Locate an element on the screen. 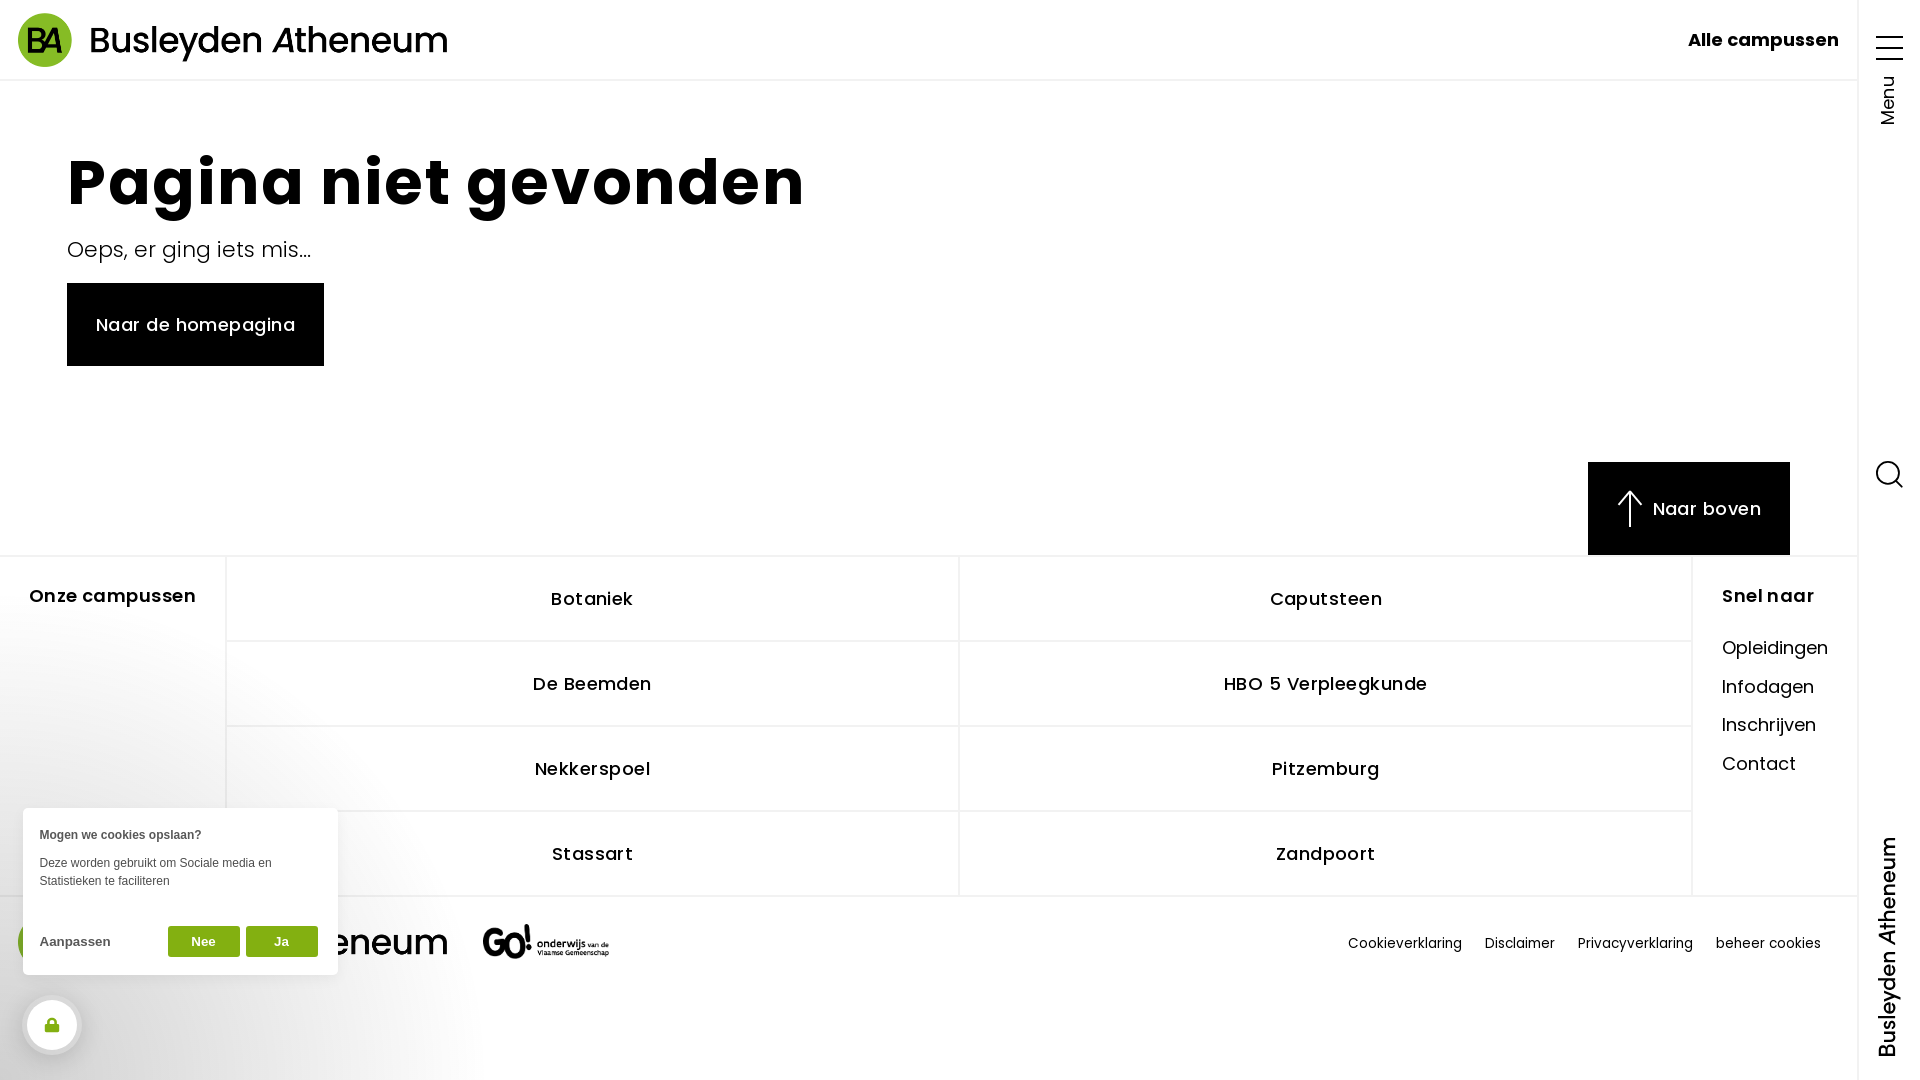 The height and width of the screenshot is (1080, 1920). 'Opleidingen' is located at coordinates (1775, 647).